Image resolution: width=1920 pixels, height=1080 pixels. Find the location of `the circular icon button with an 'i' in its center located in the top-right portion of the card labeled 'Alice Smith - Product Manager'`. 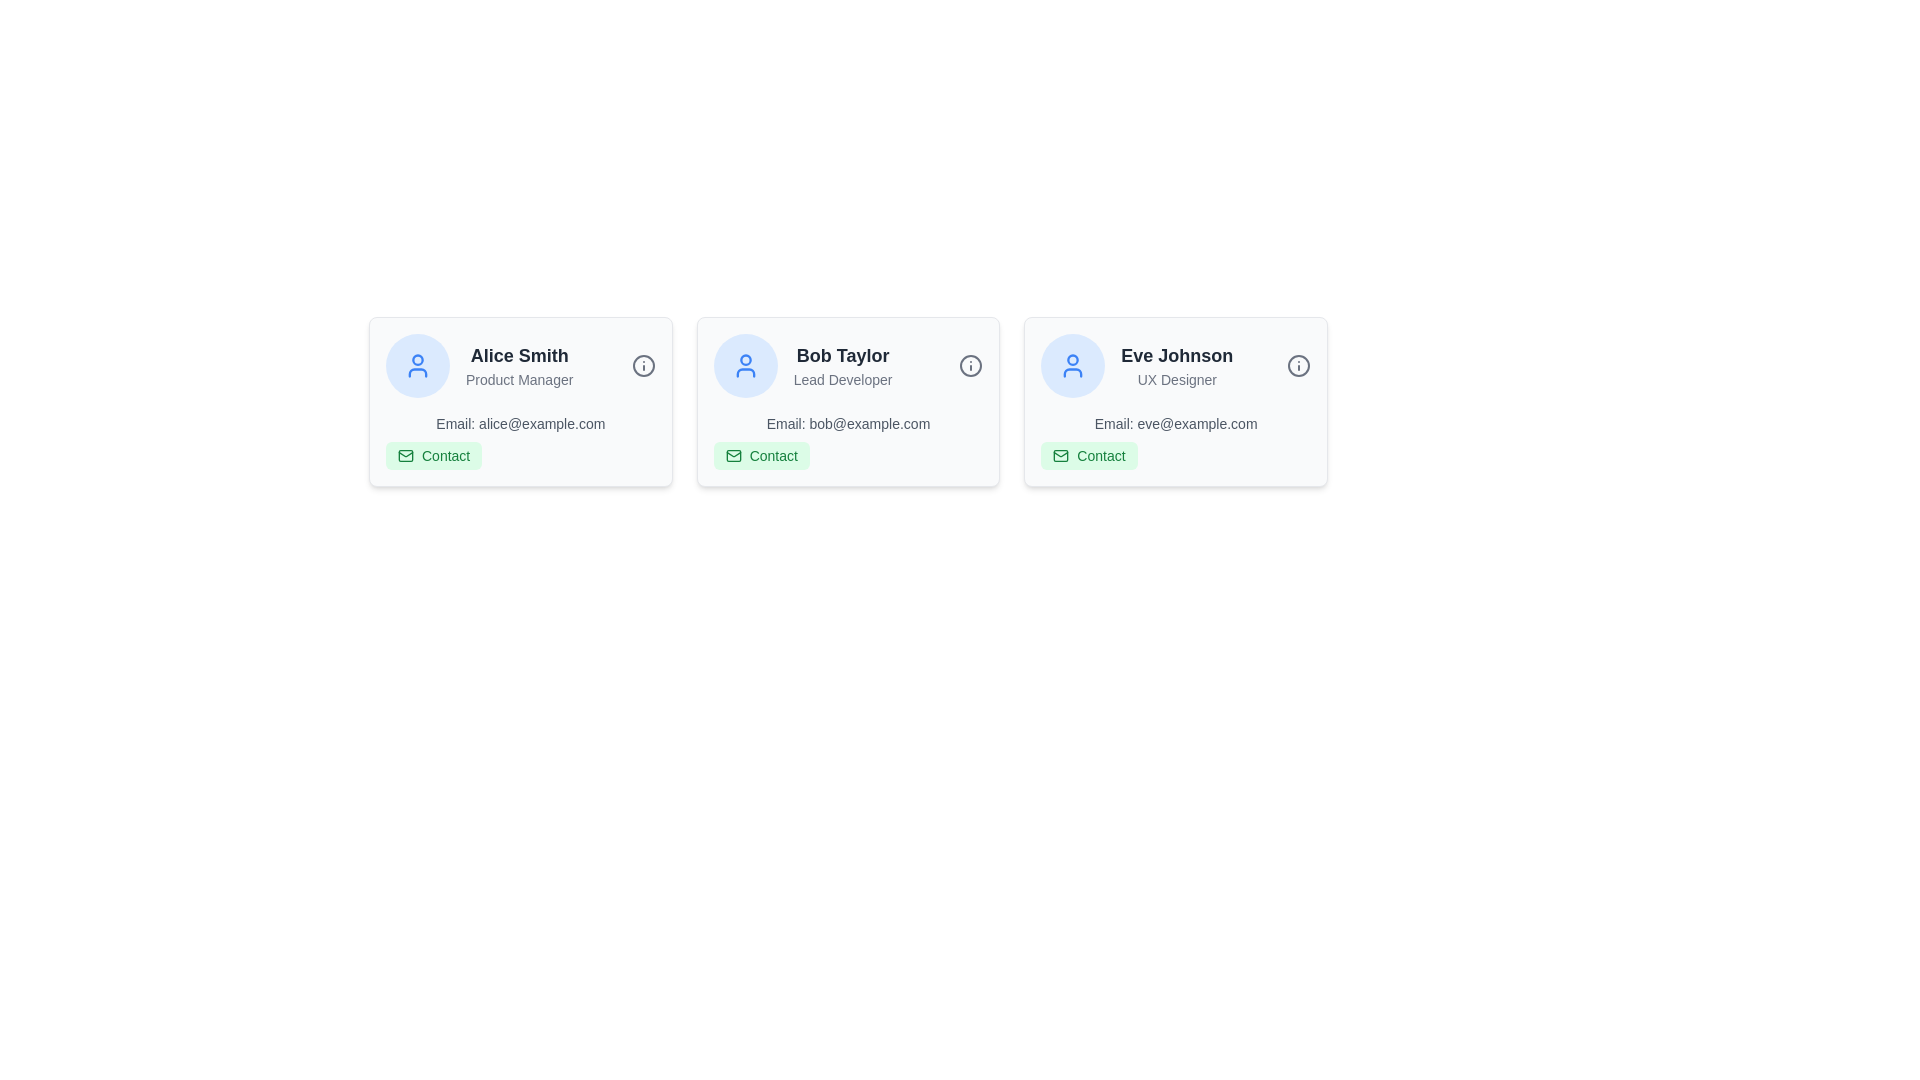

the circular icon button with an 'i' in its center located in the top-right portion of the card labeled 'Alice Smith - Product Manager' is located at coordinates (643, 366).